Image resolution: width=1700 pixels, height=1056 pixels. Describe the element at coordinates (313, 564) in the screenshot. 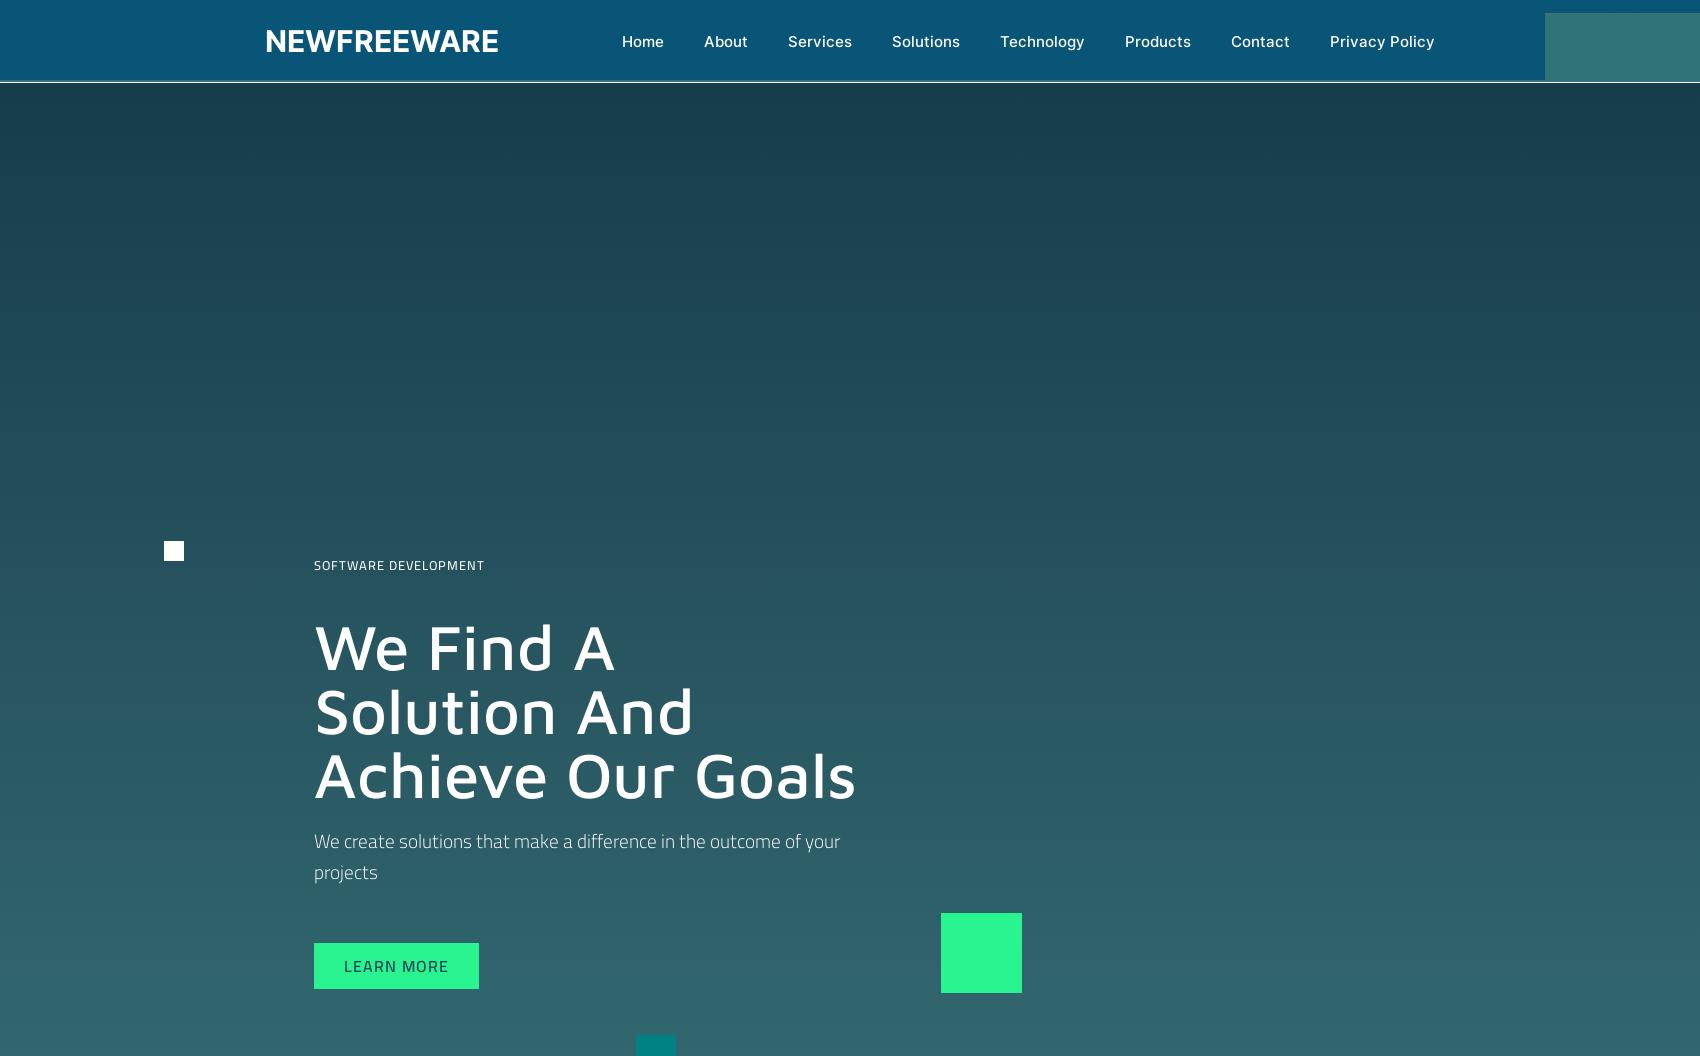

I see `'Software Development'` at that location.